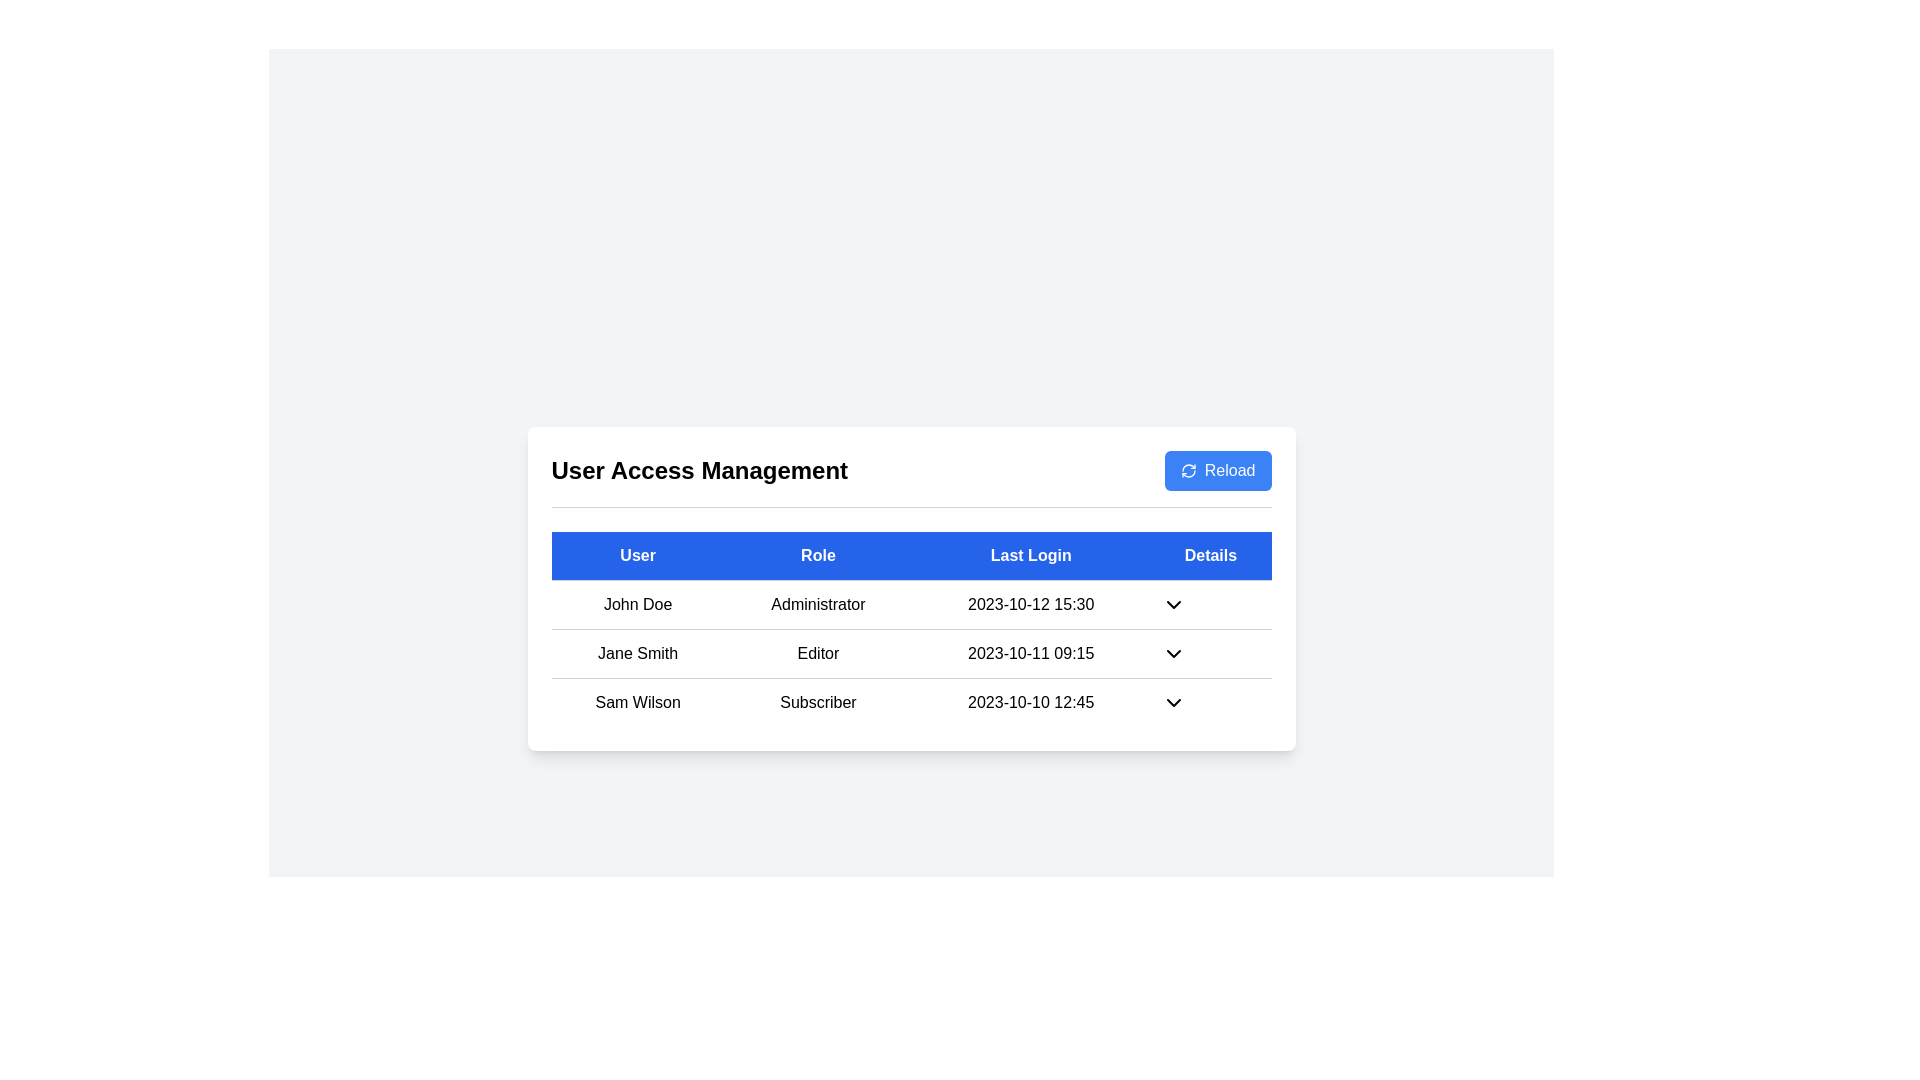  Describe the element at coordinates (1031, 654) in the screenshot. I see `the text element displaying '2023-10-11 09:15' in the 'Last Login' column of the 'User Access Management' table for user 'Jane Smith'` at that location.